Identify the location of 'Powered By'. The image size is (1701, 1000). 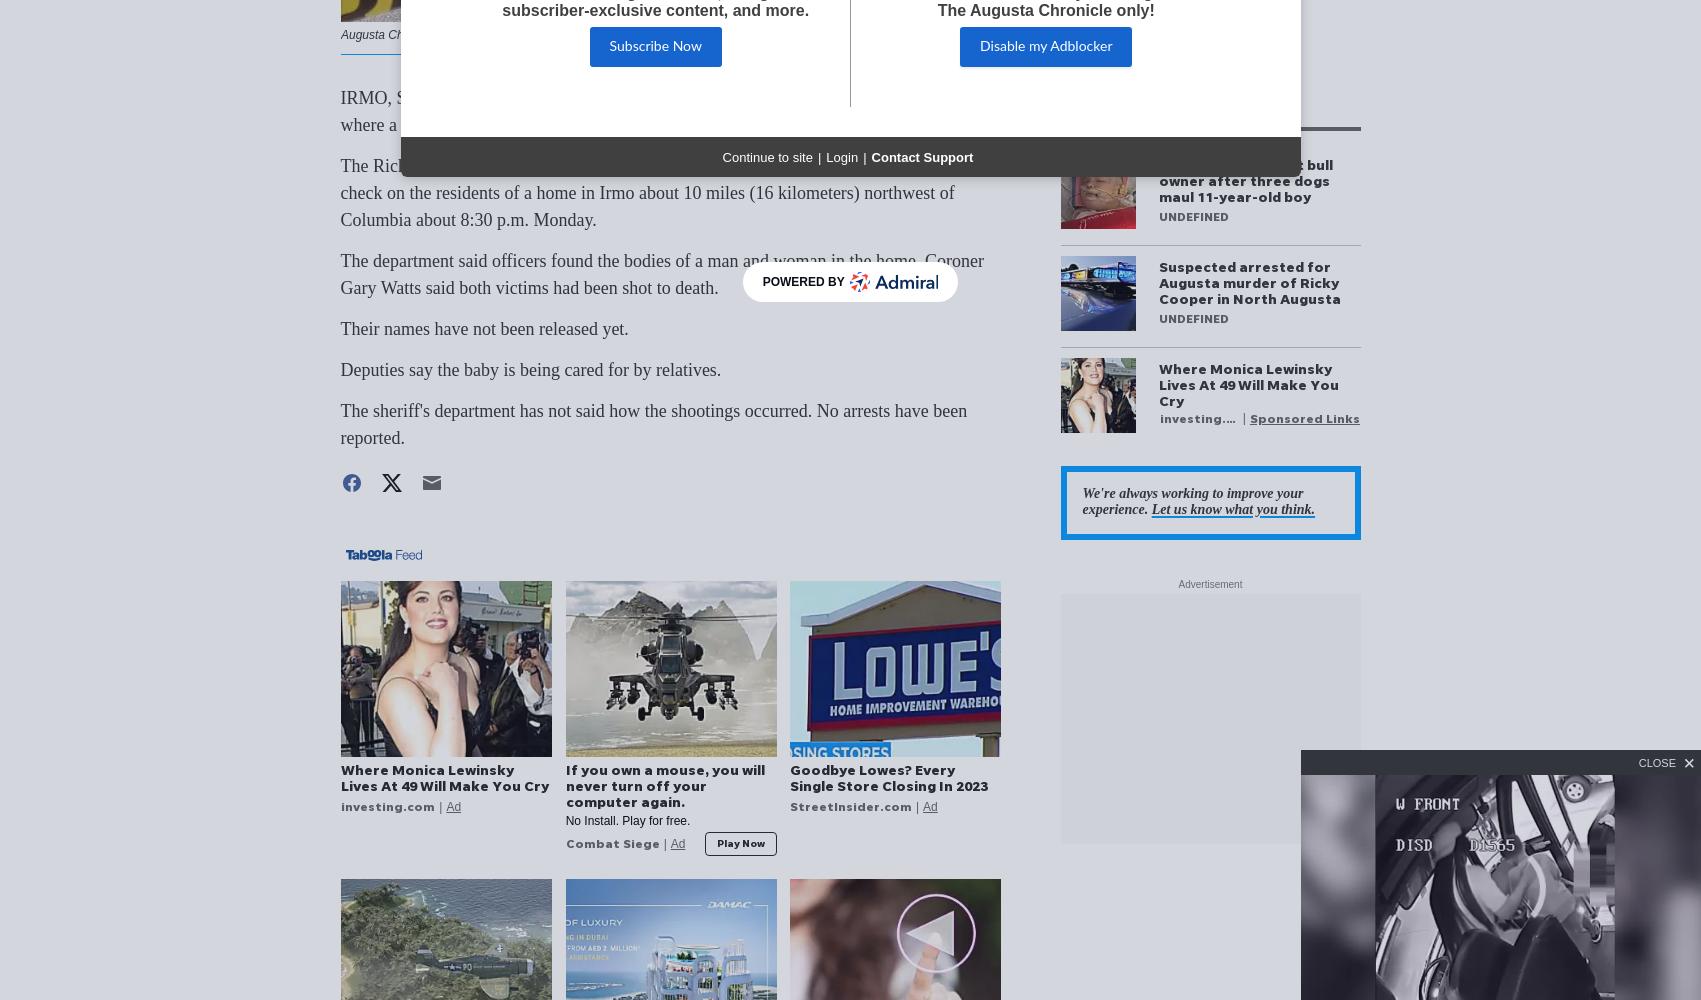
(803, 282).